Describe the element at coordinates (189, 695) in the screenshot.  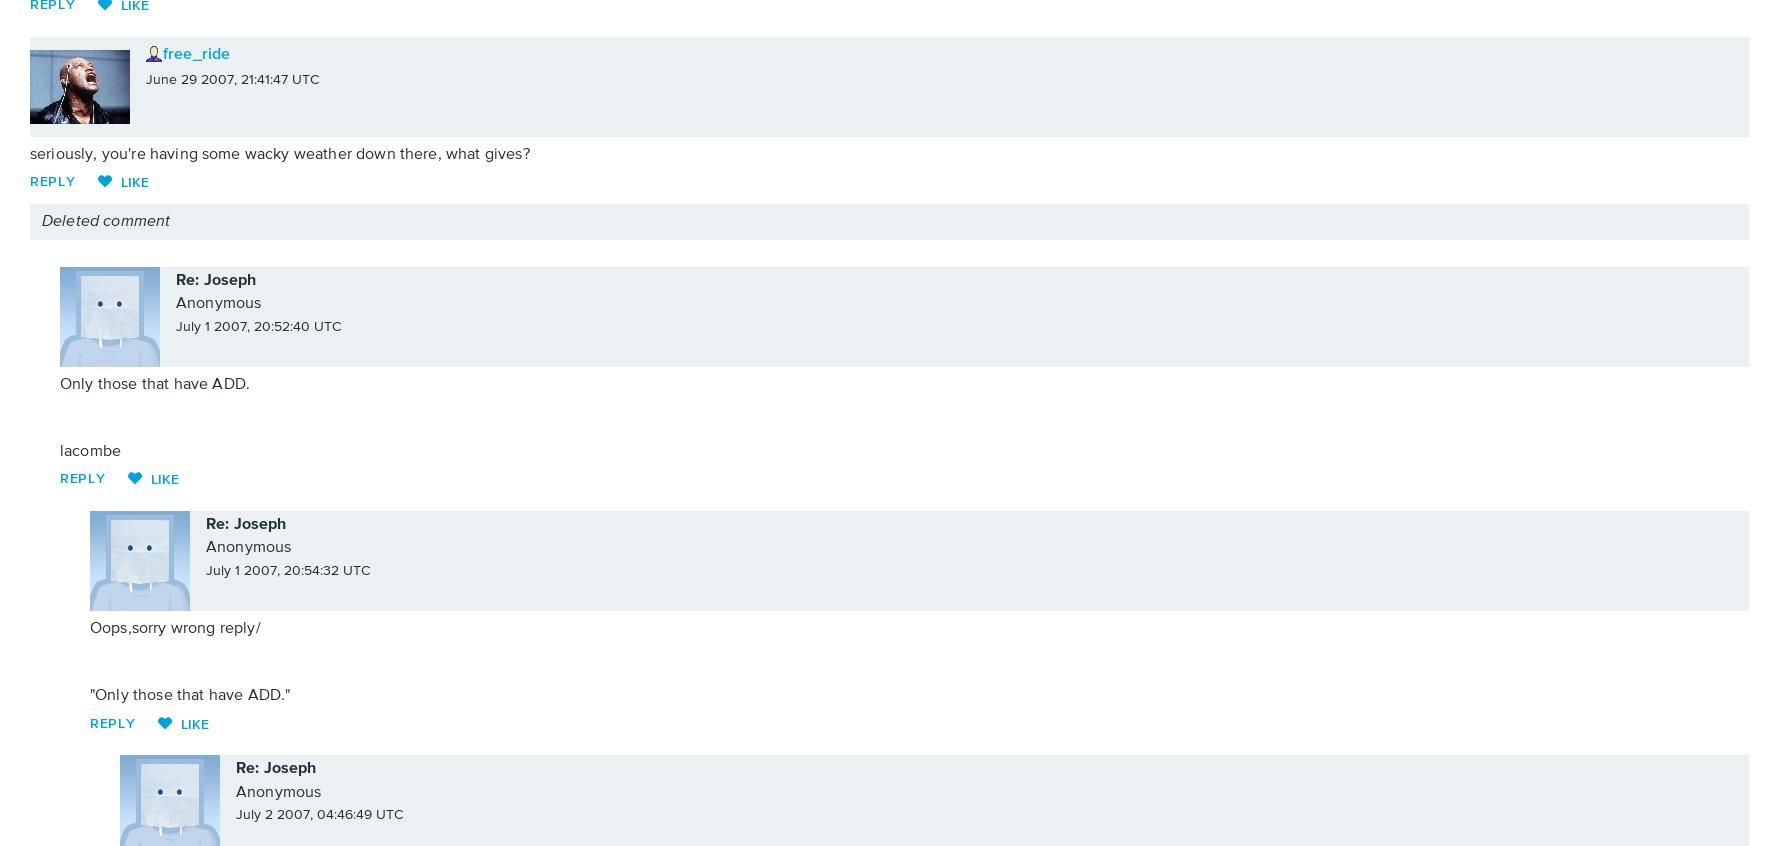
I see `'"Only those that have ADD."'` at that location.